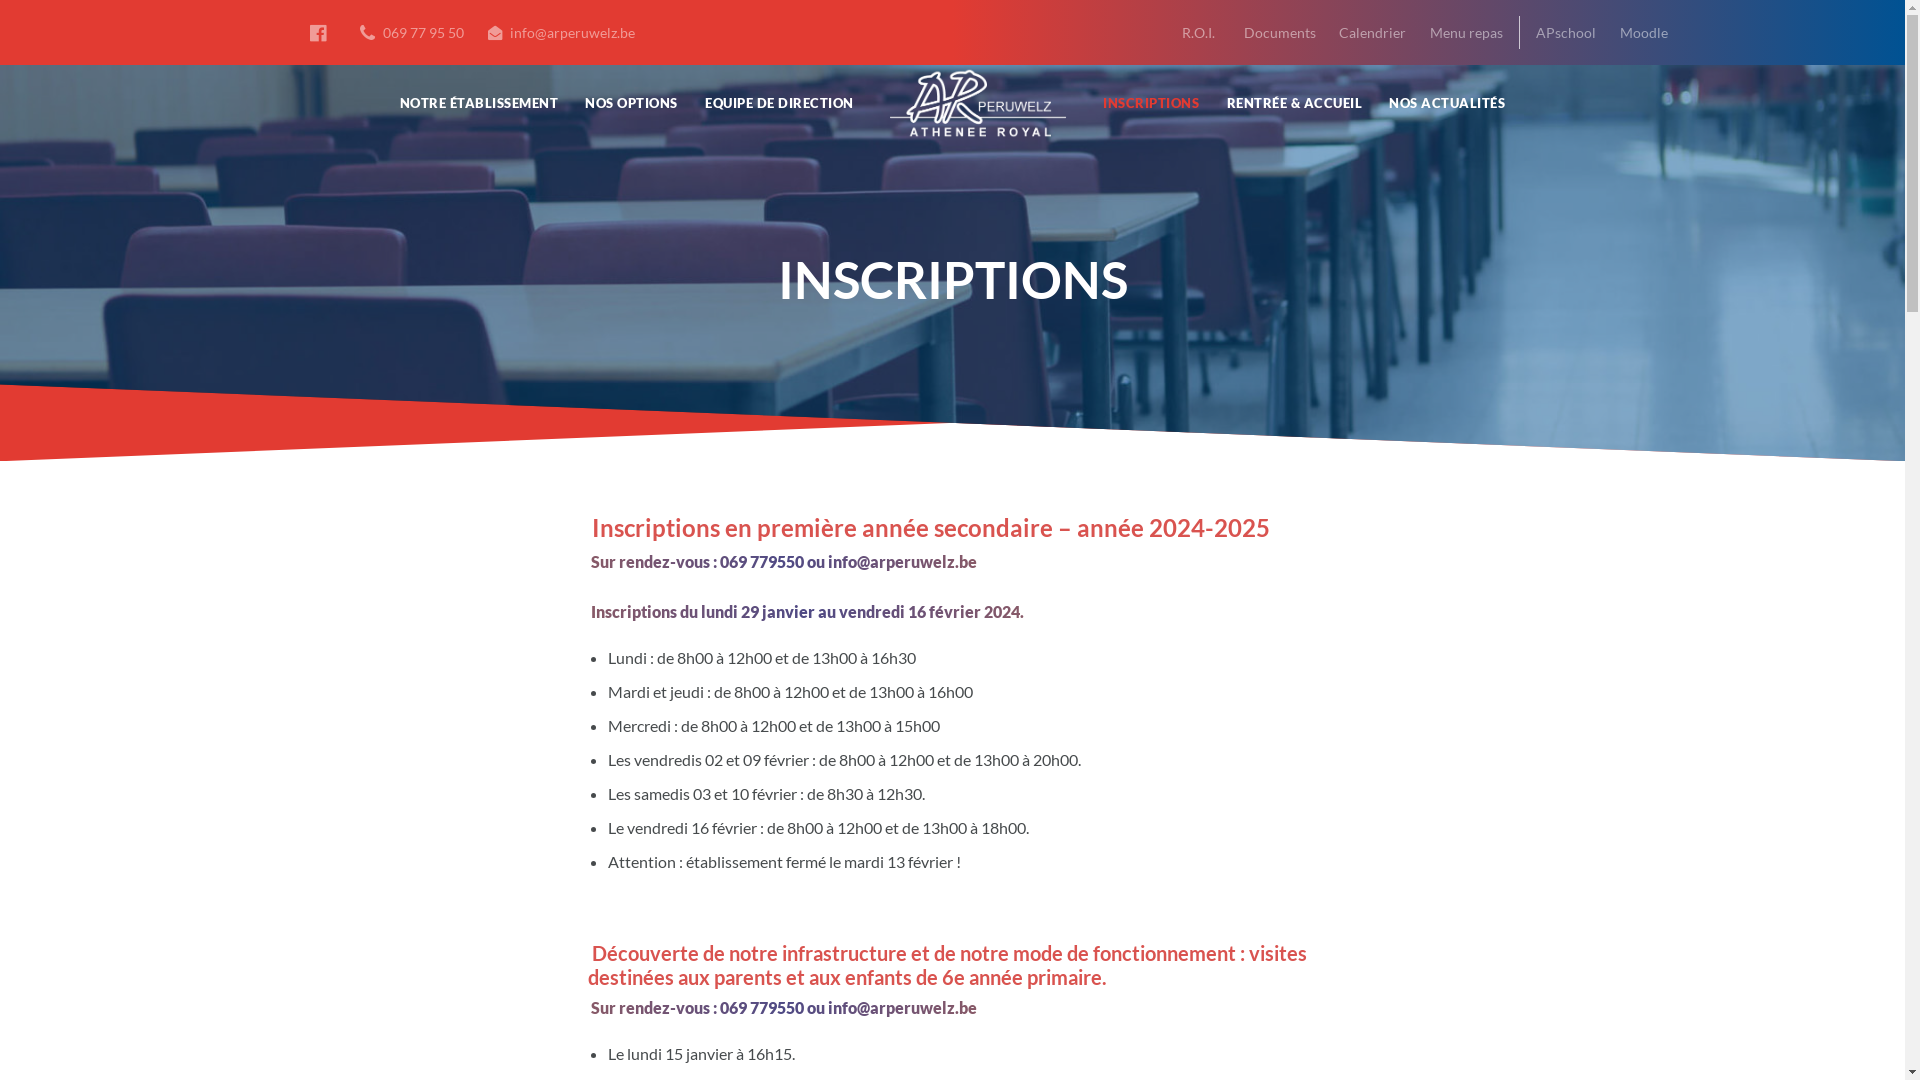  I want to click on 'R.O.I.', so click(1198, 32).